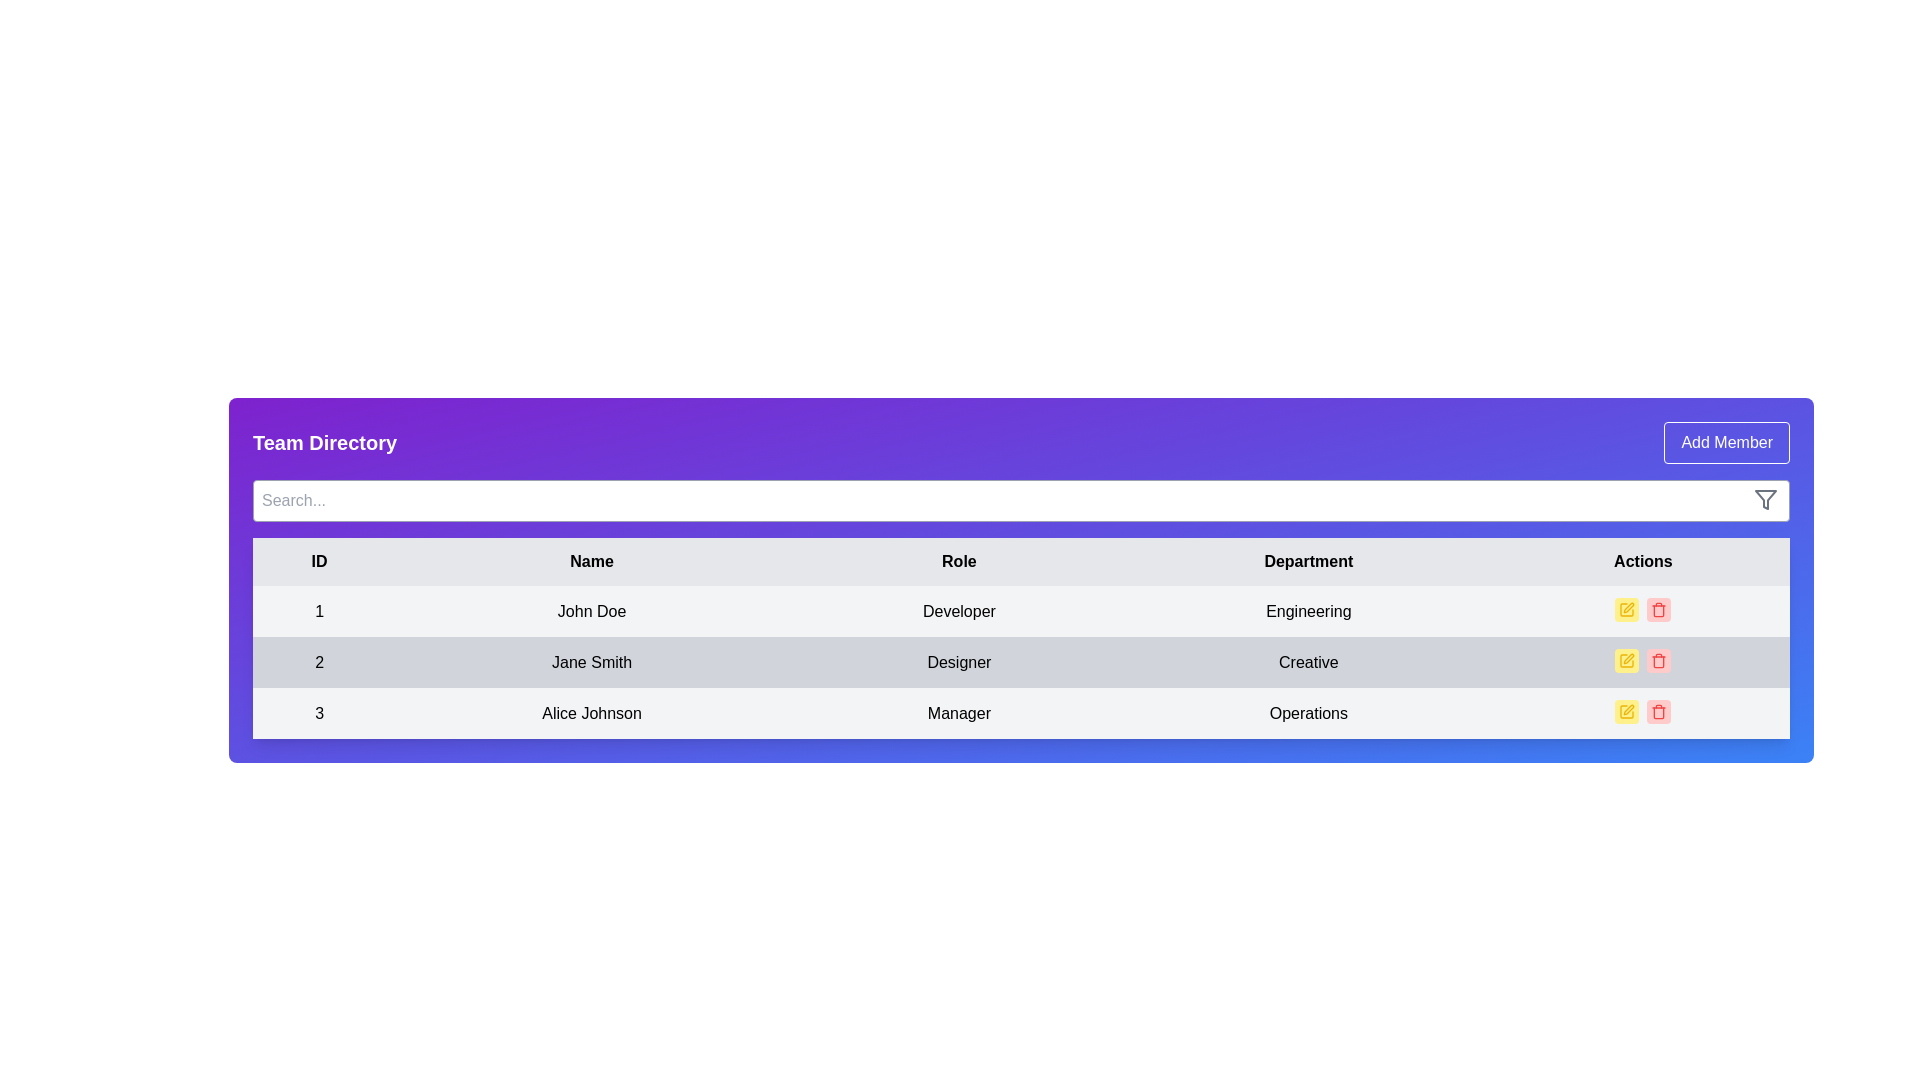 The width and height of the screenshot is (1920, 1080). Describe the element at coordinates (318, 662) in the screenshot. I see `the numeric character '2' displayed in a bold, black font on a light grey rectangular background, located` at that location.